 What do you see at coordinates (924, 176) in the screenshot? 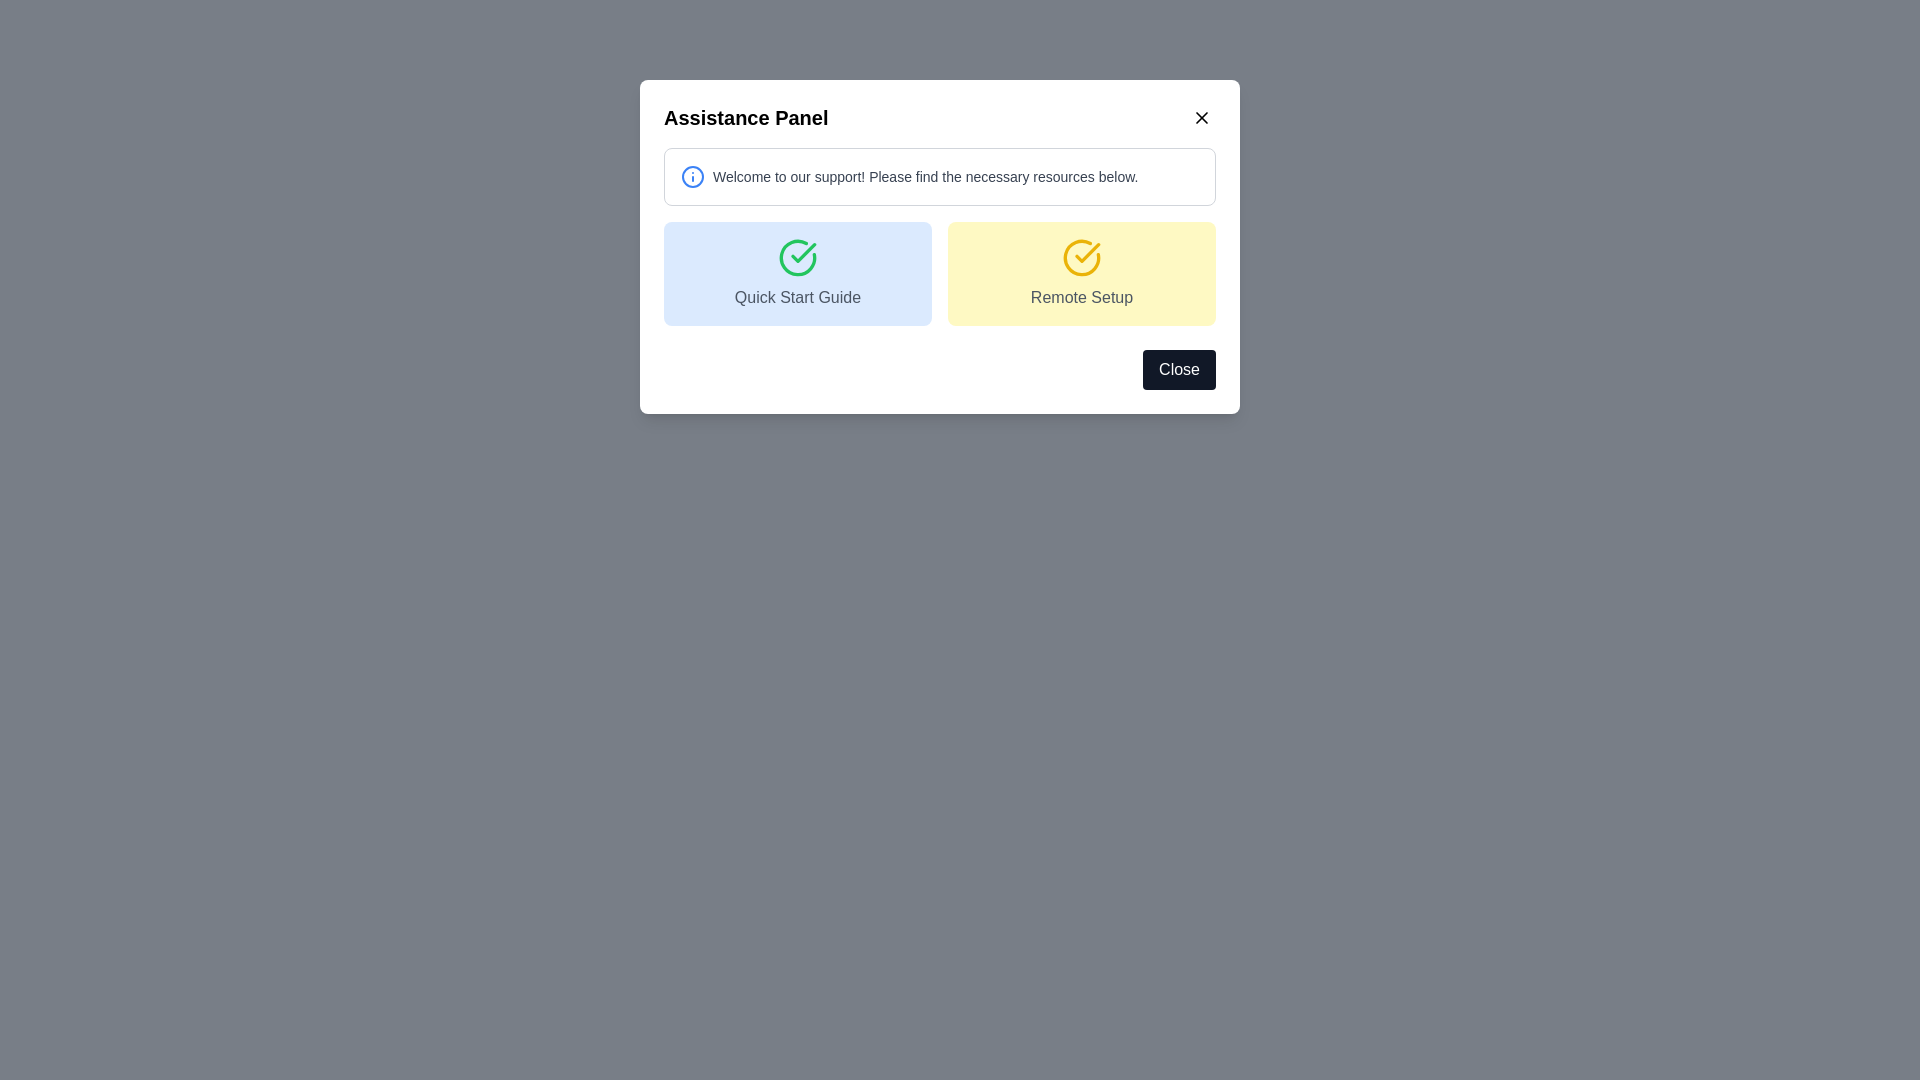
I see `the welcome message static text element that provides guidance for users, which is positioned near the top of a pop-up window to the right of an informational icon` at bounding box center [924, 176].